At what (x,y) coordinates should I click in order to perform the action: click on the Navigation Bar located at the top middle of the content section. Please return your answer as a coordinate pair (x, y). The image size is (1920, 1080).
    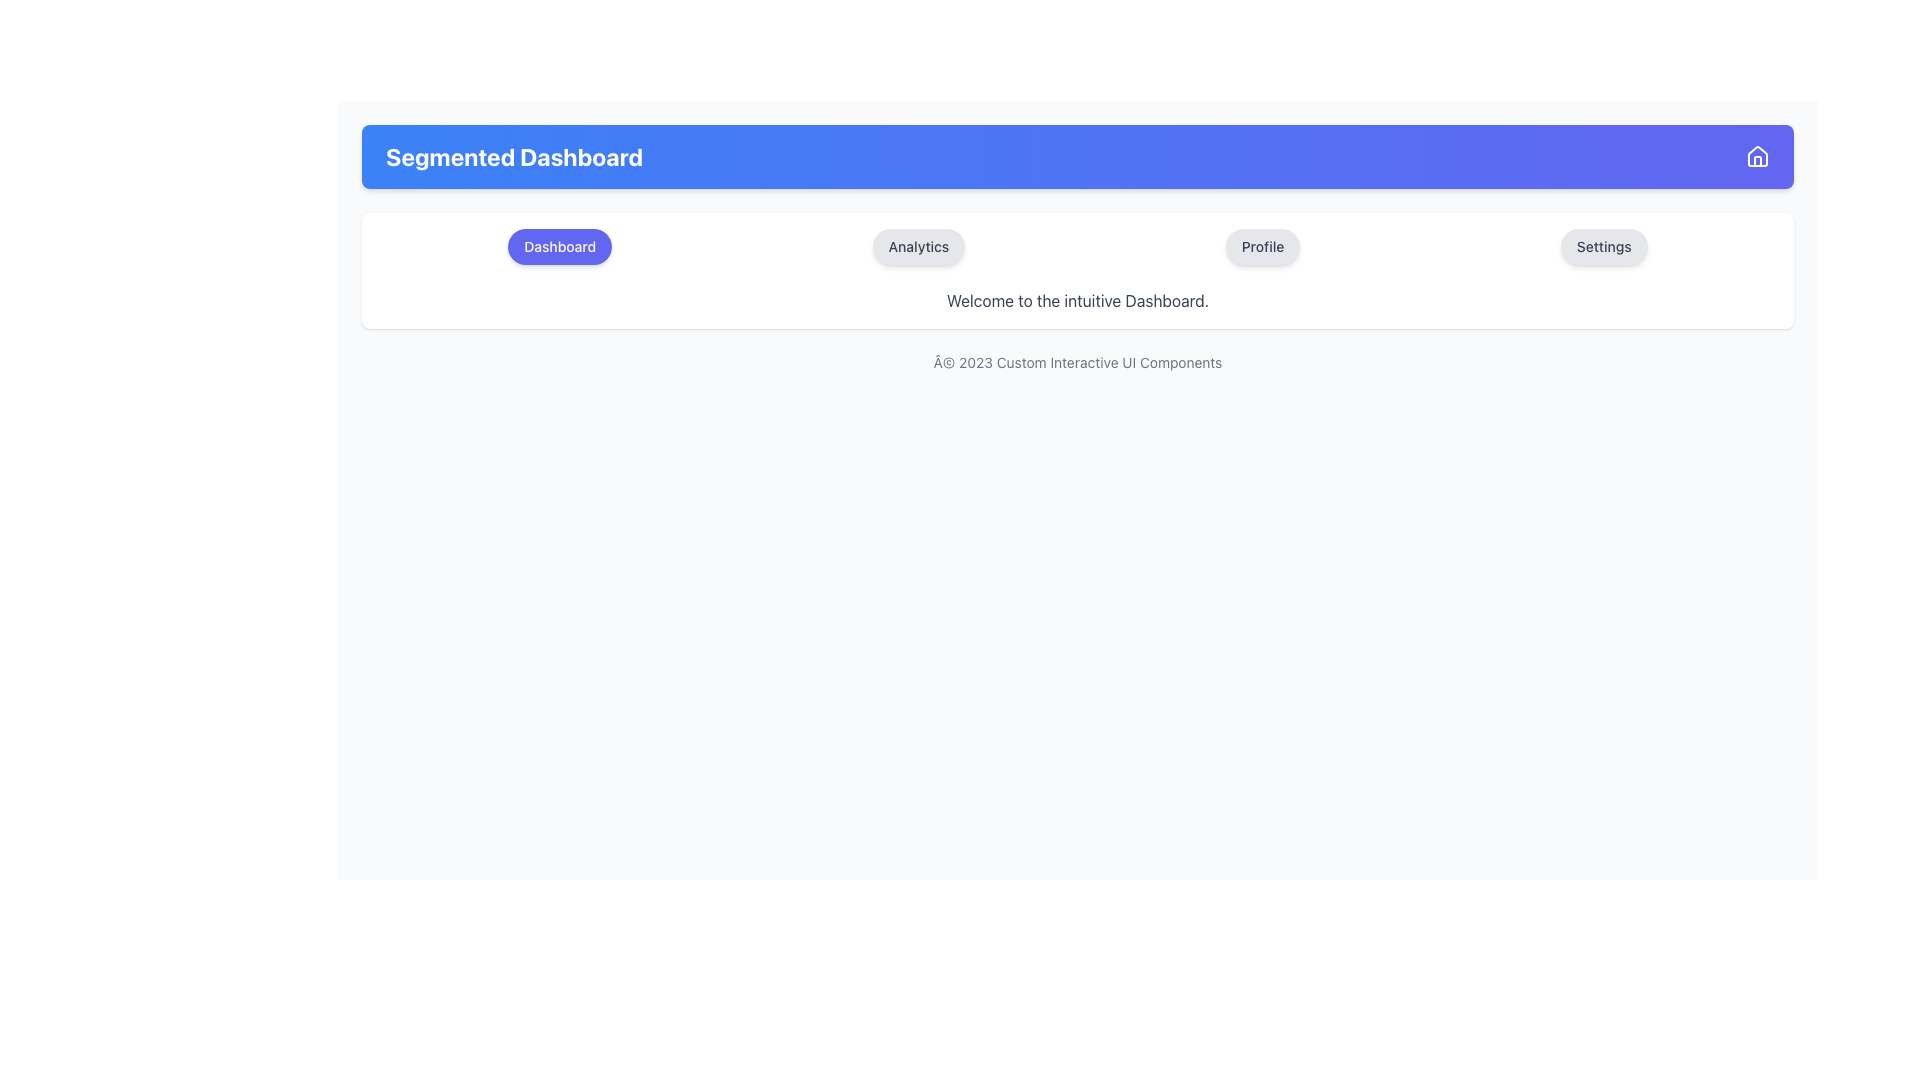
    Looking at the image, I should click on (1077, 245).